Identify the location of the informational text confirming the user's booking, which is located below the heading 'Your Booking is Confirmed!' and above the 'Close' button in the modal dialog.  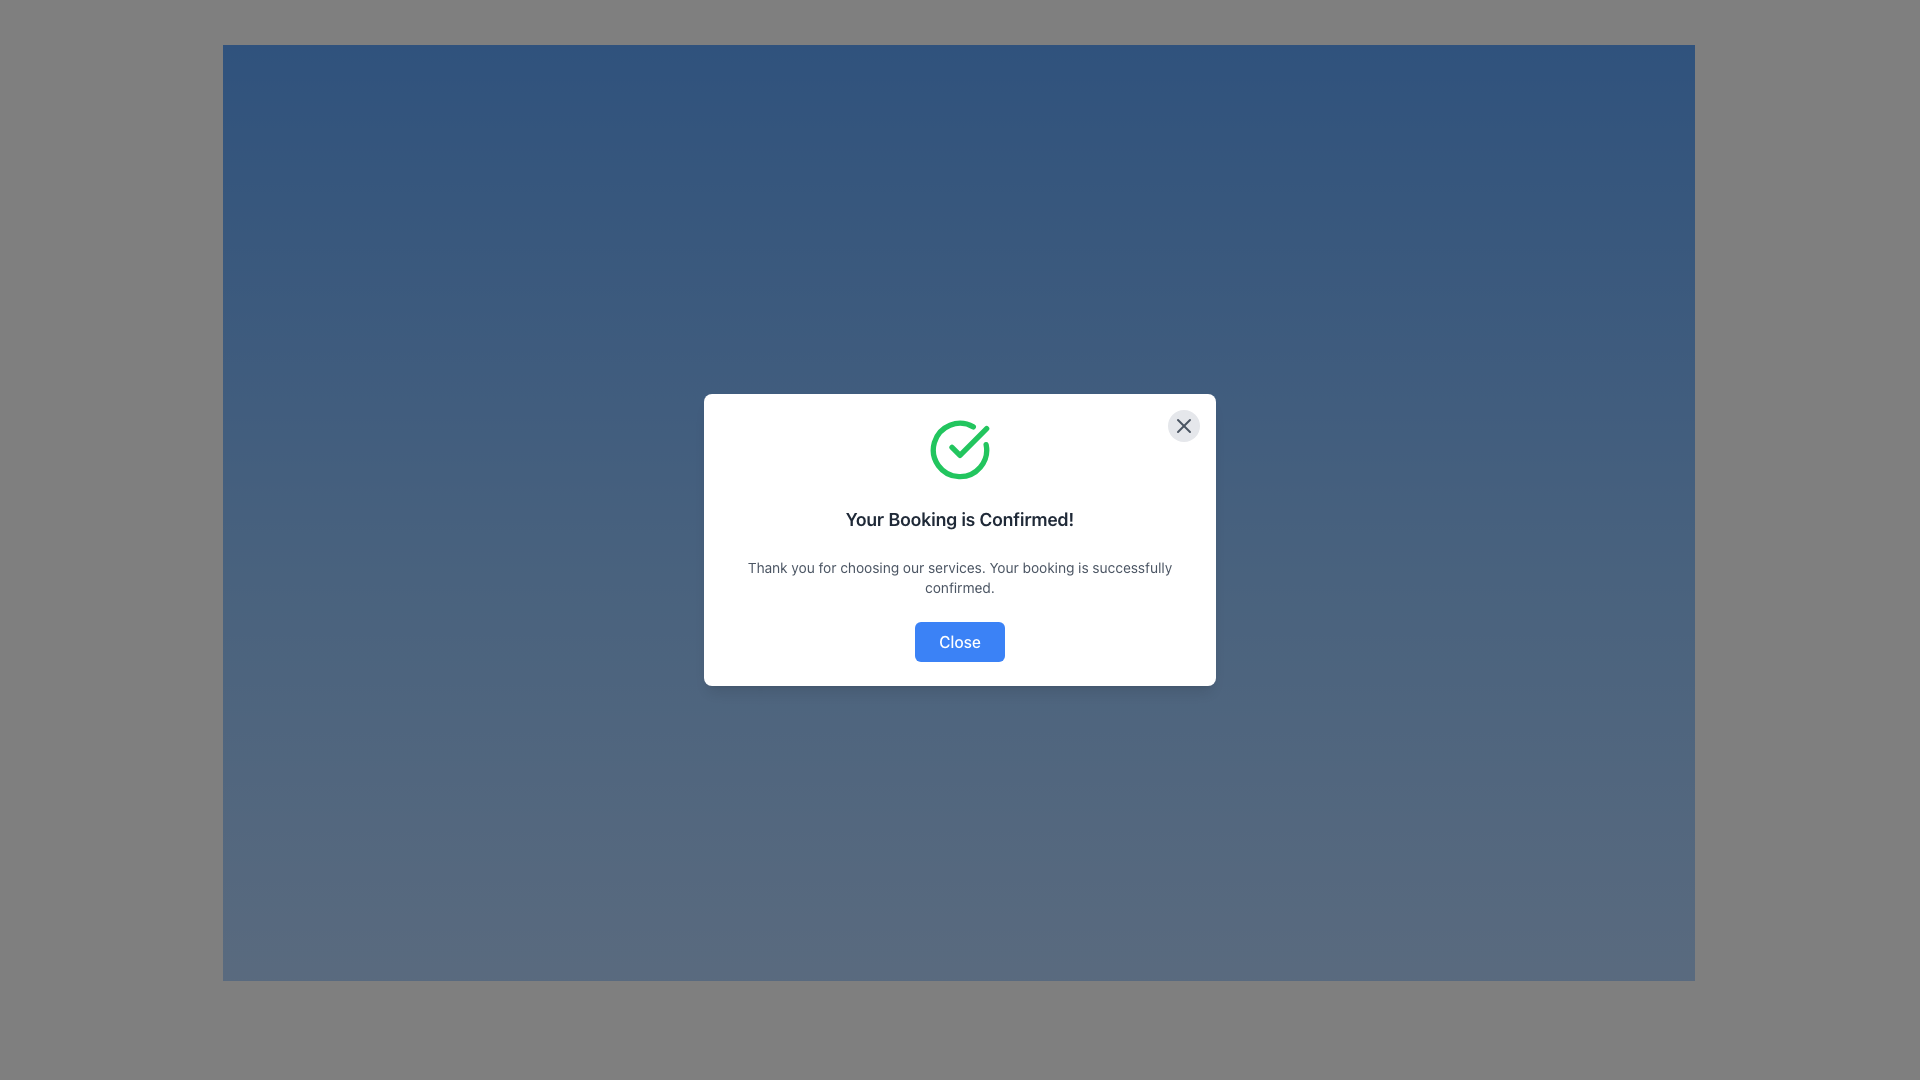
(960, 578).